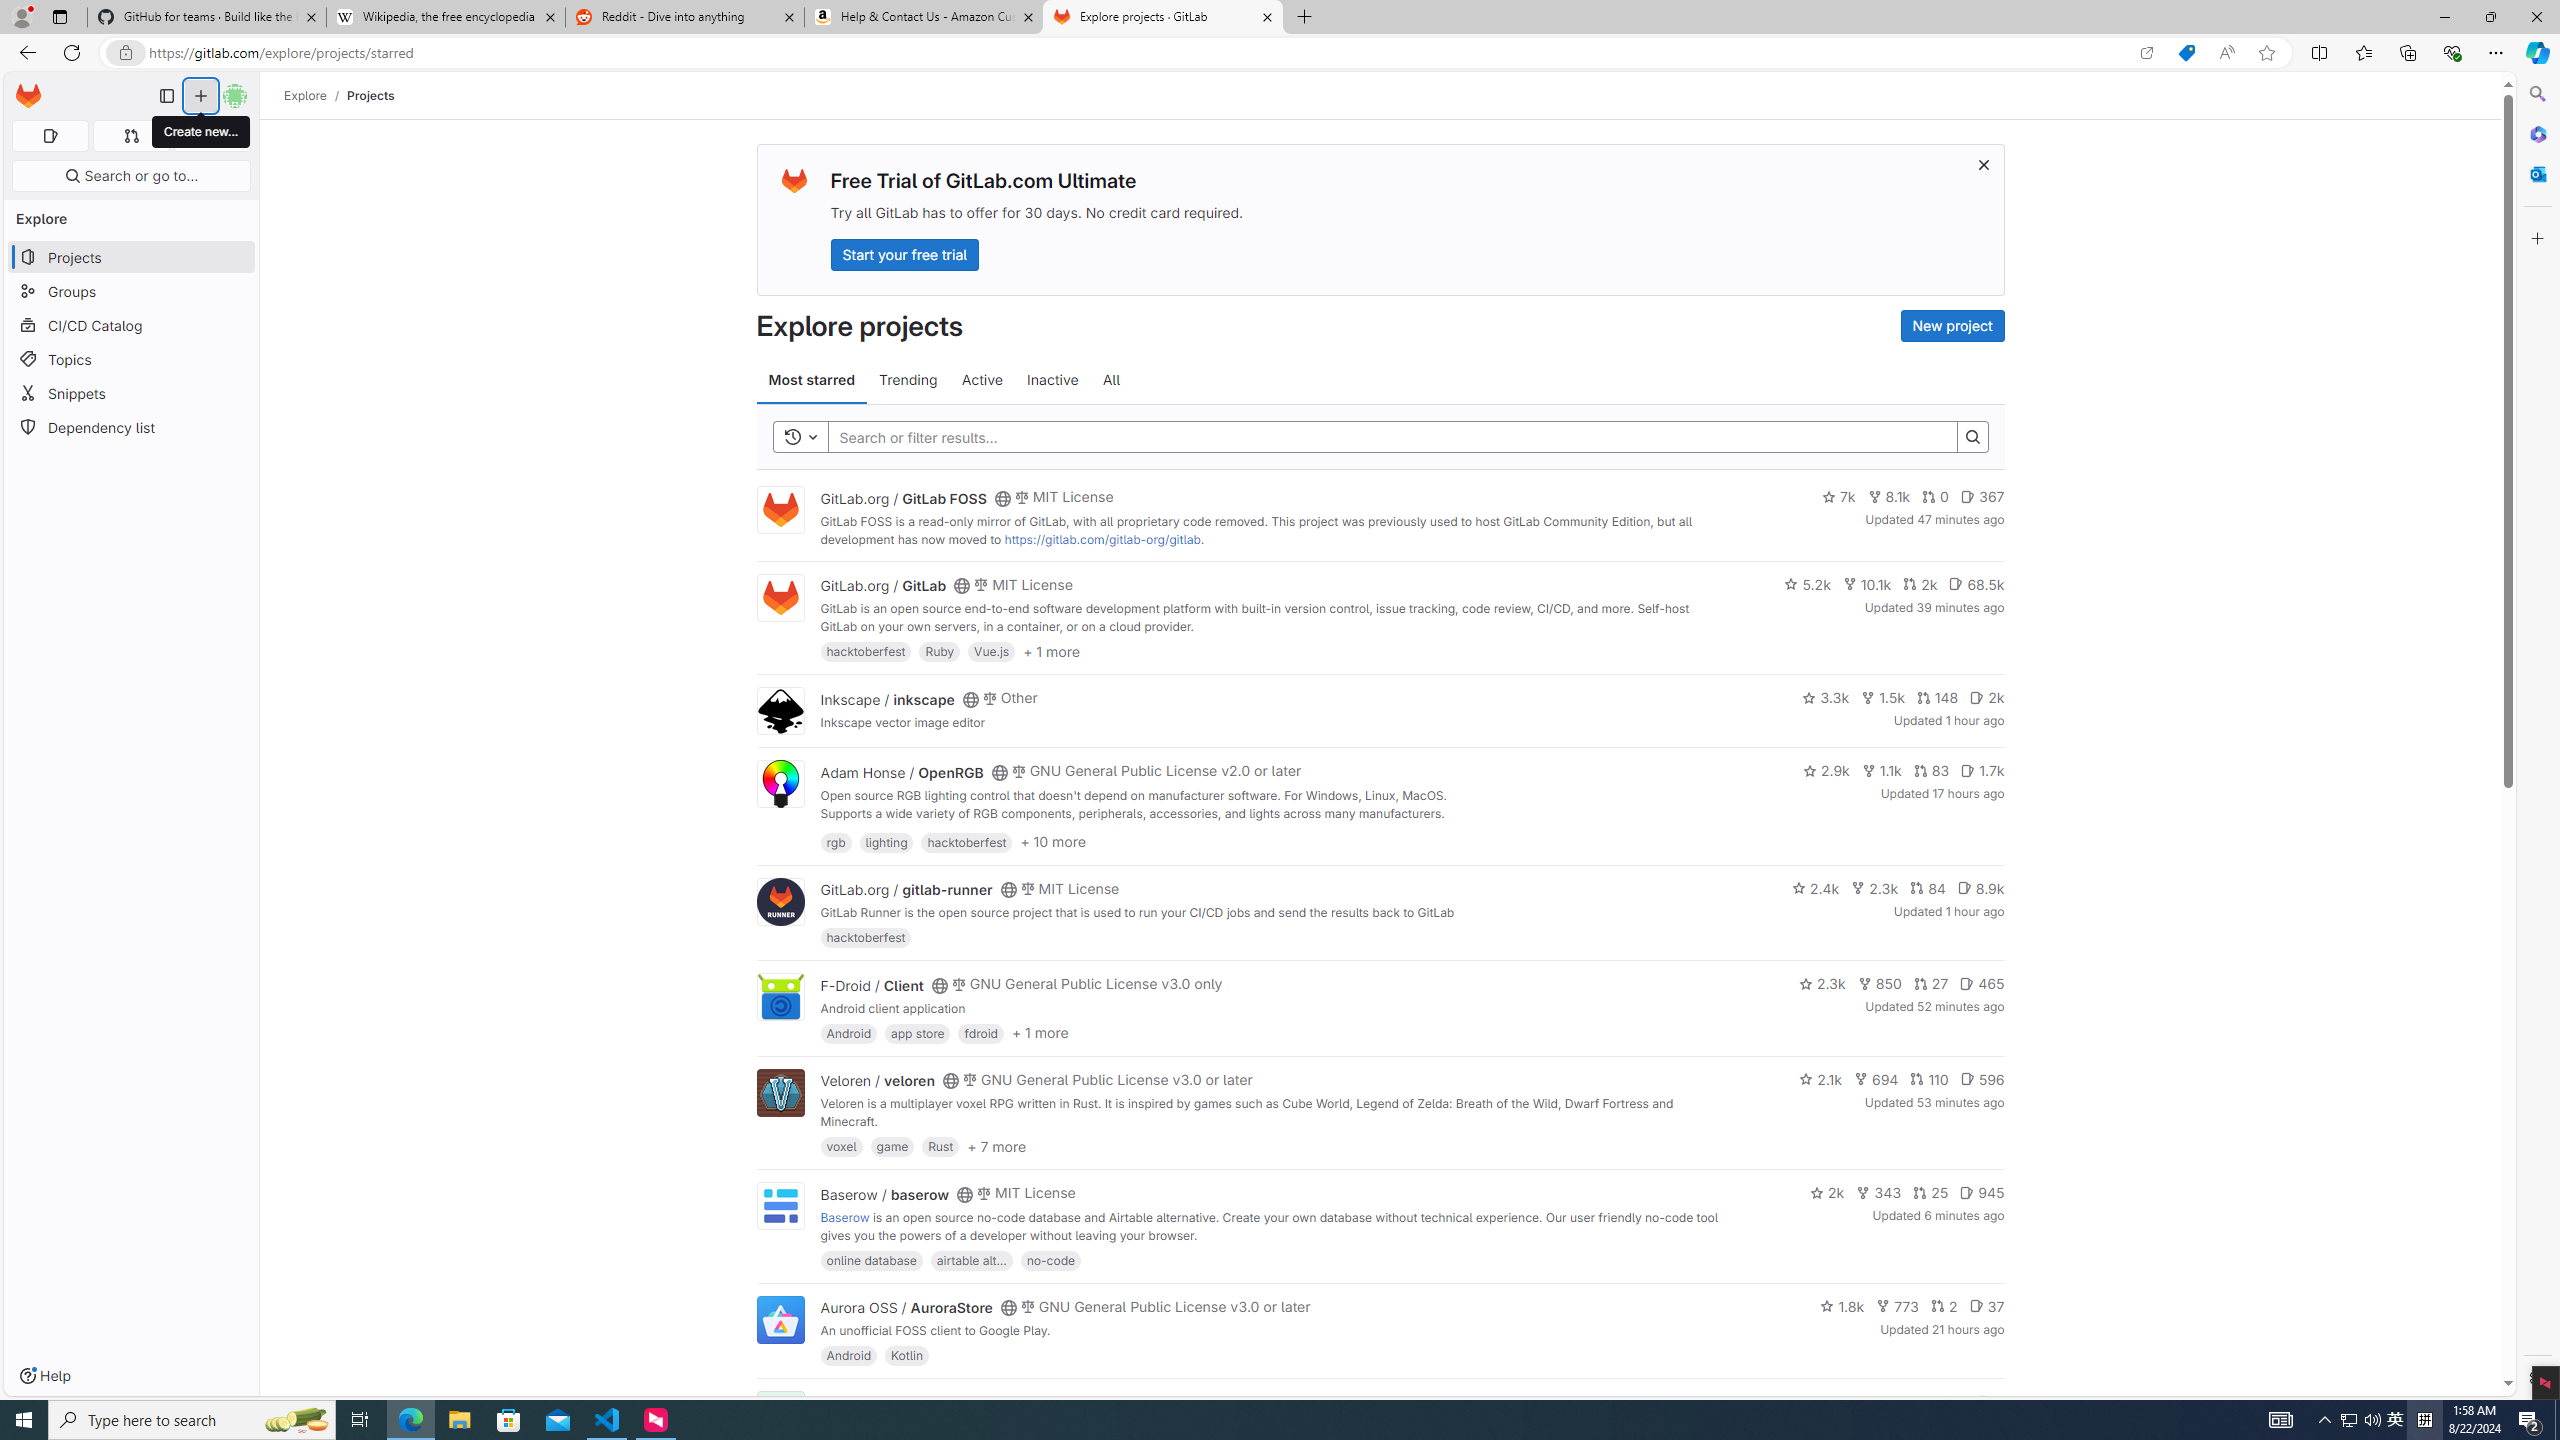  Describe the element at coordinates (1875, 1079) in the screenshot. I see `'694'` at that location.